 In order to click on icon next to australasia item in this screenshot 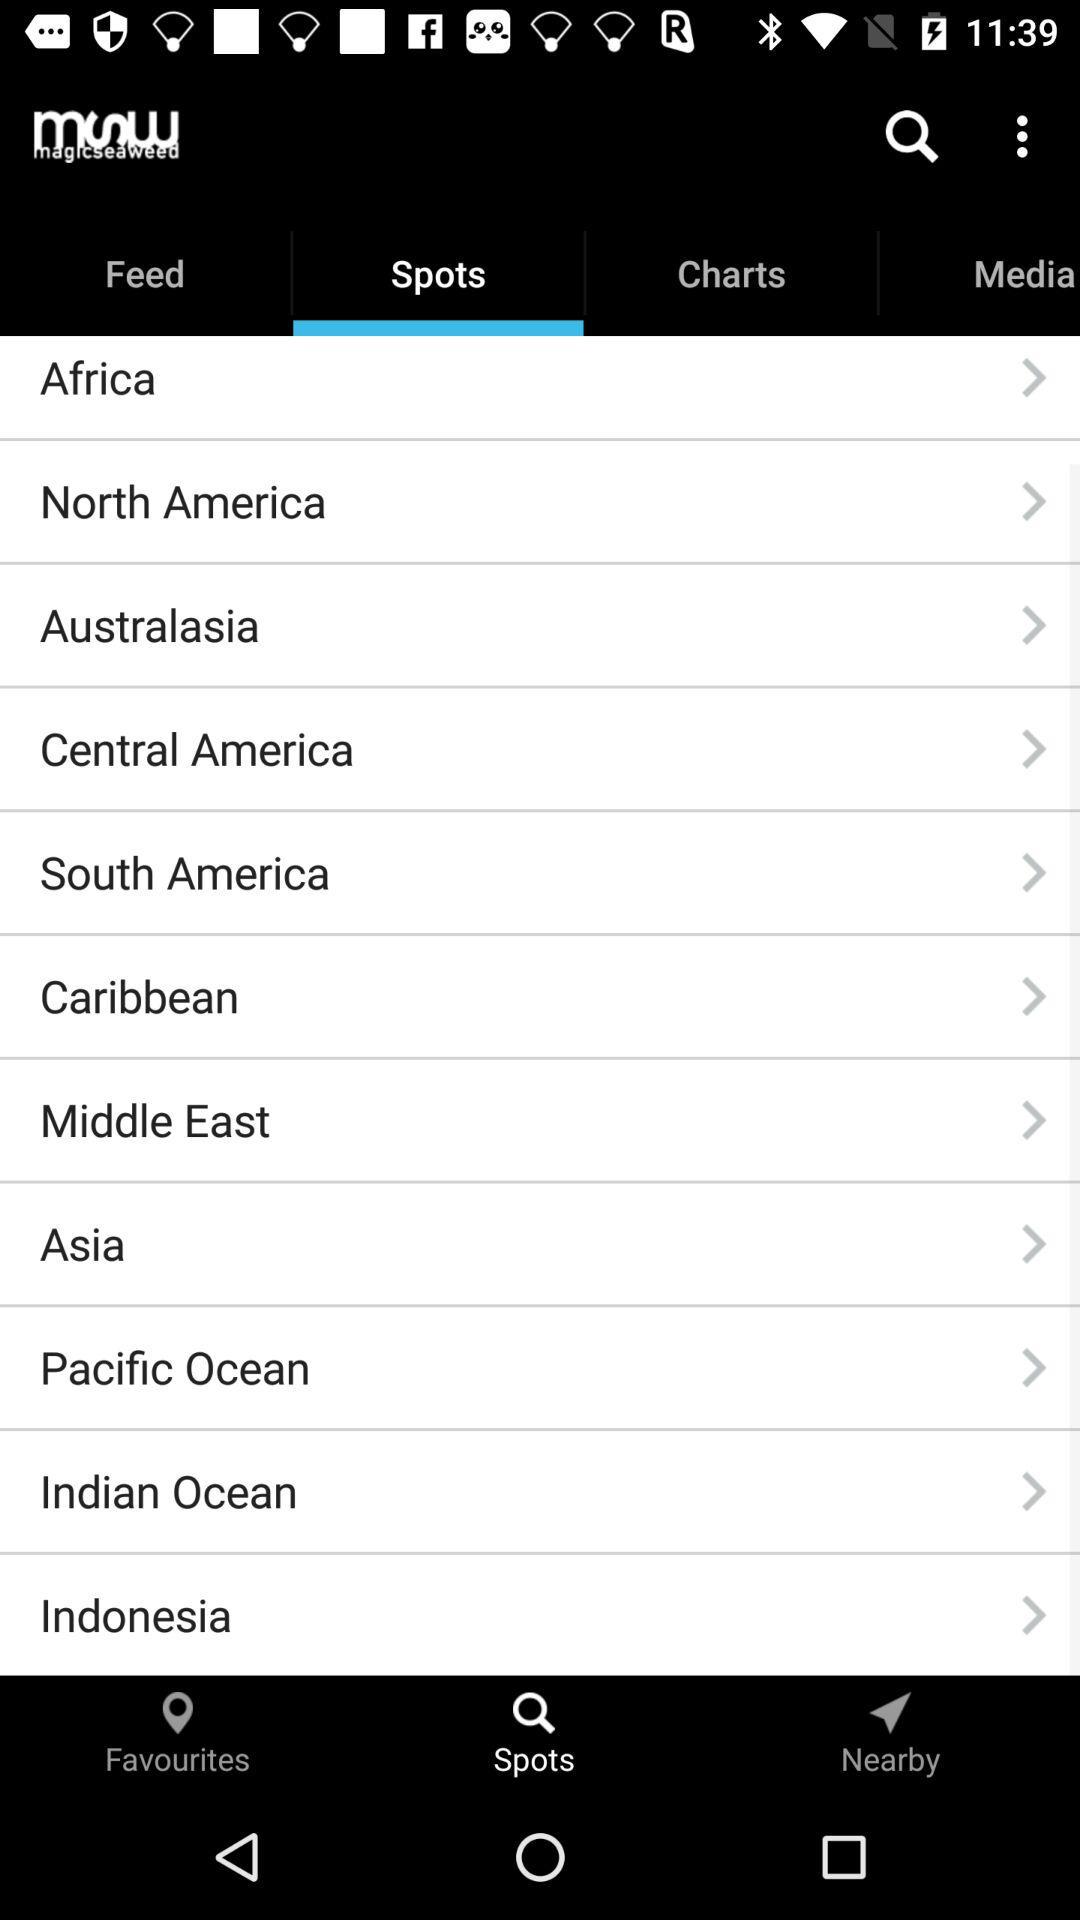, I will do `click(1033, 624)`.